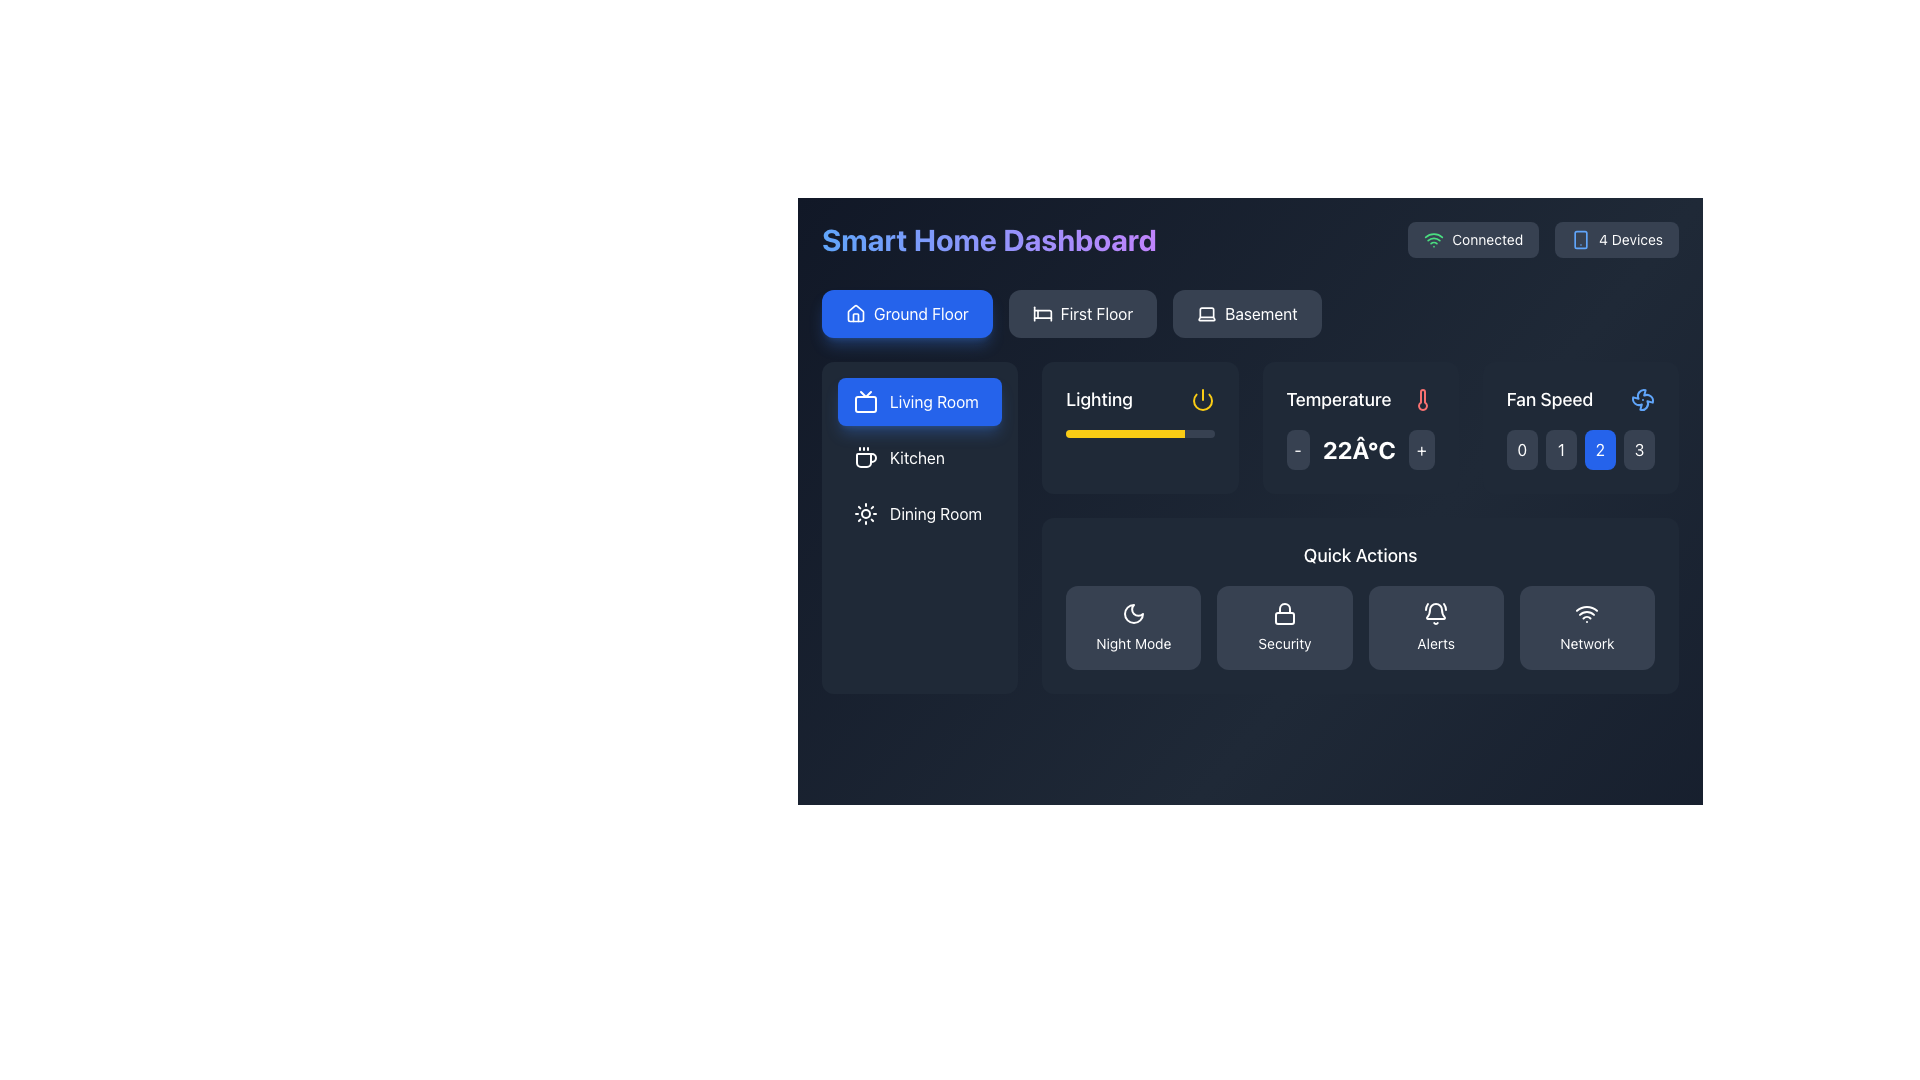 This screenshot has height=1080, width=1920. I want to click on the small rectangular button with rounded corners and a dark gray background, displaying the numeral '0' in white, to activate its hover effect, so click(1521, 450).